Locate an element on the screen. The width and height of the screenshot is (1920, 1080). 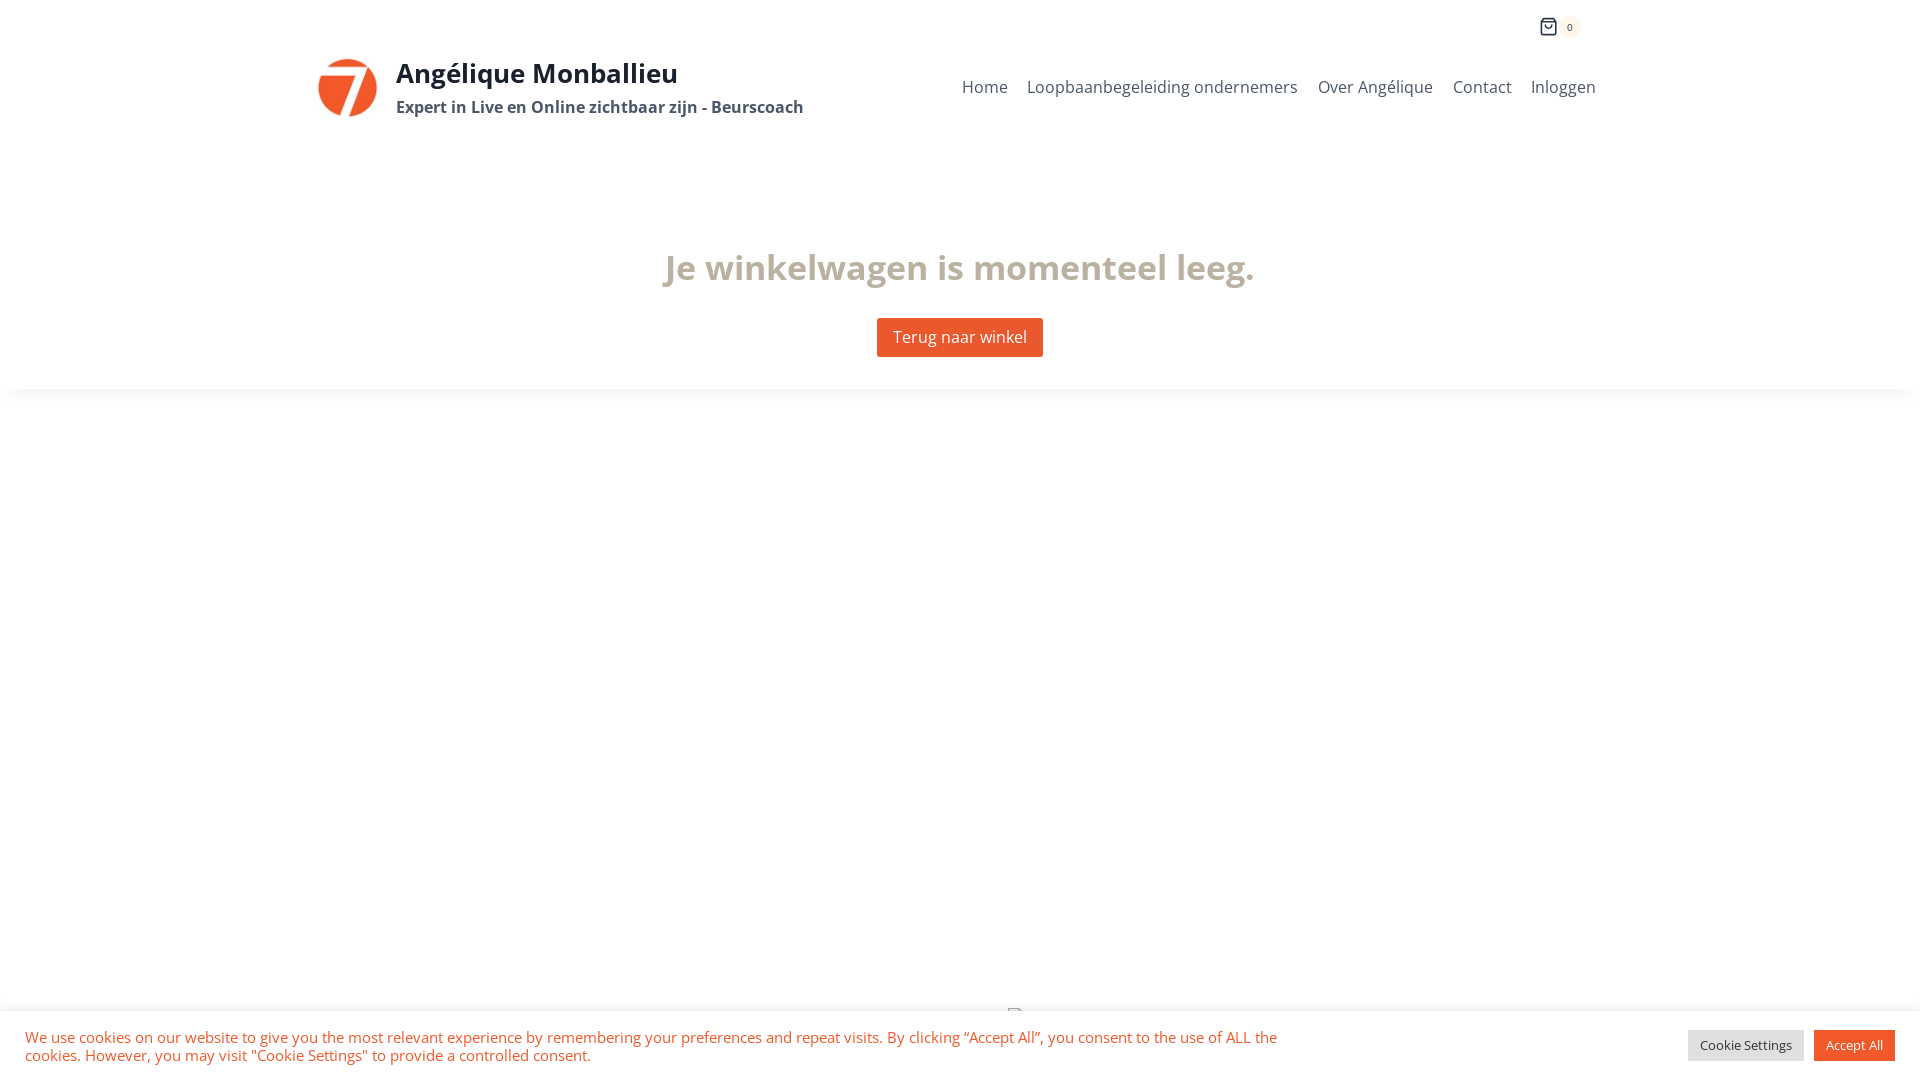
'Cookie Settings' is located at coordinates (1745, 1044).